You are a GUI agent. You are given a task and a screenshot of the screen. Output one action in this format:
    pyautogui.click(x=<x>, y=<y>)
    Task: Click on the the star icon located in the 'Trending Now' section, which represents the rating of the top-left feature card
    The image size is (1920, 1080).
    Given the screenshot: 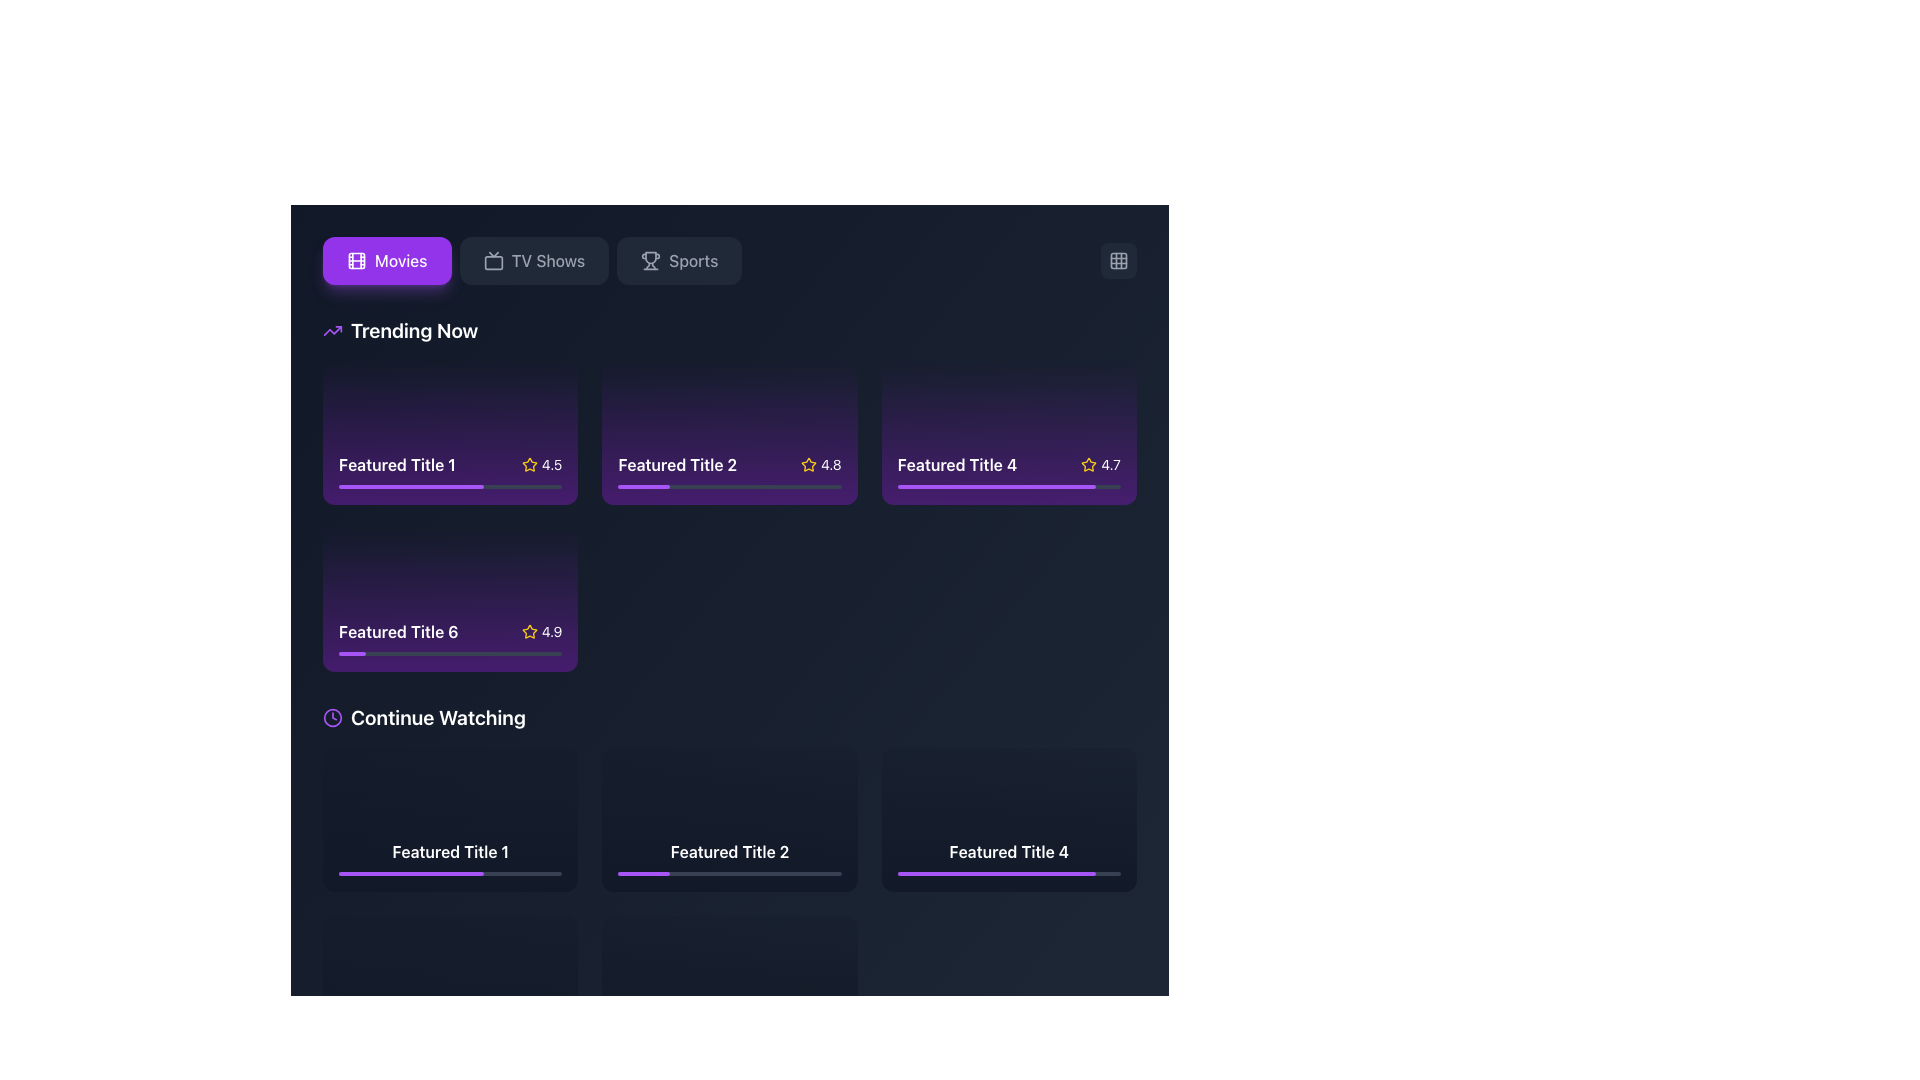 What is the action you would take?
    pyautogui.click(x=529, y=464)
    